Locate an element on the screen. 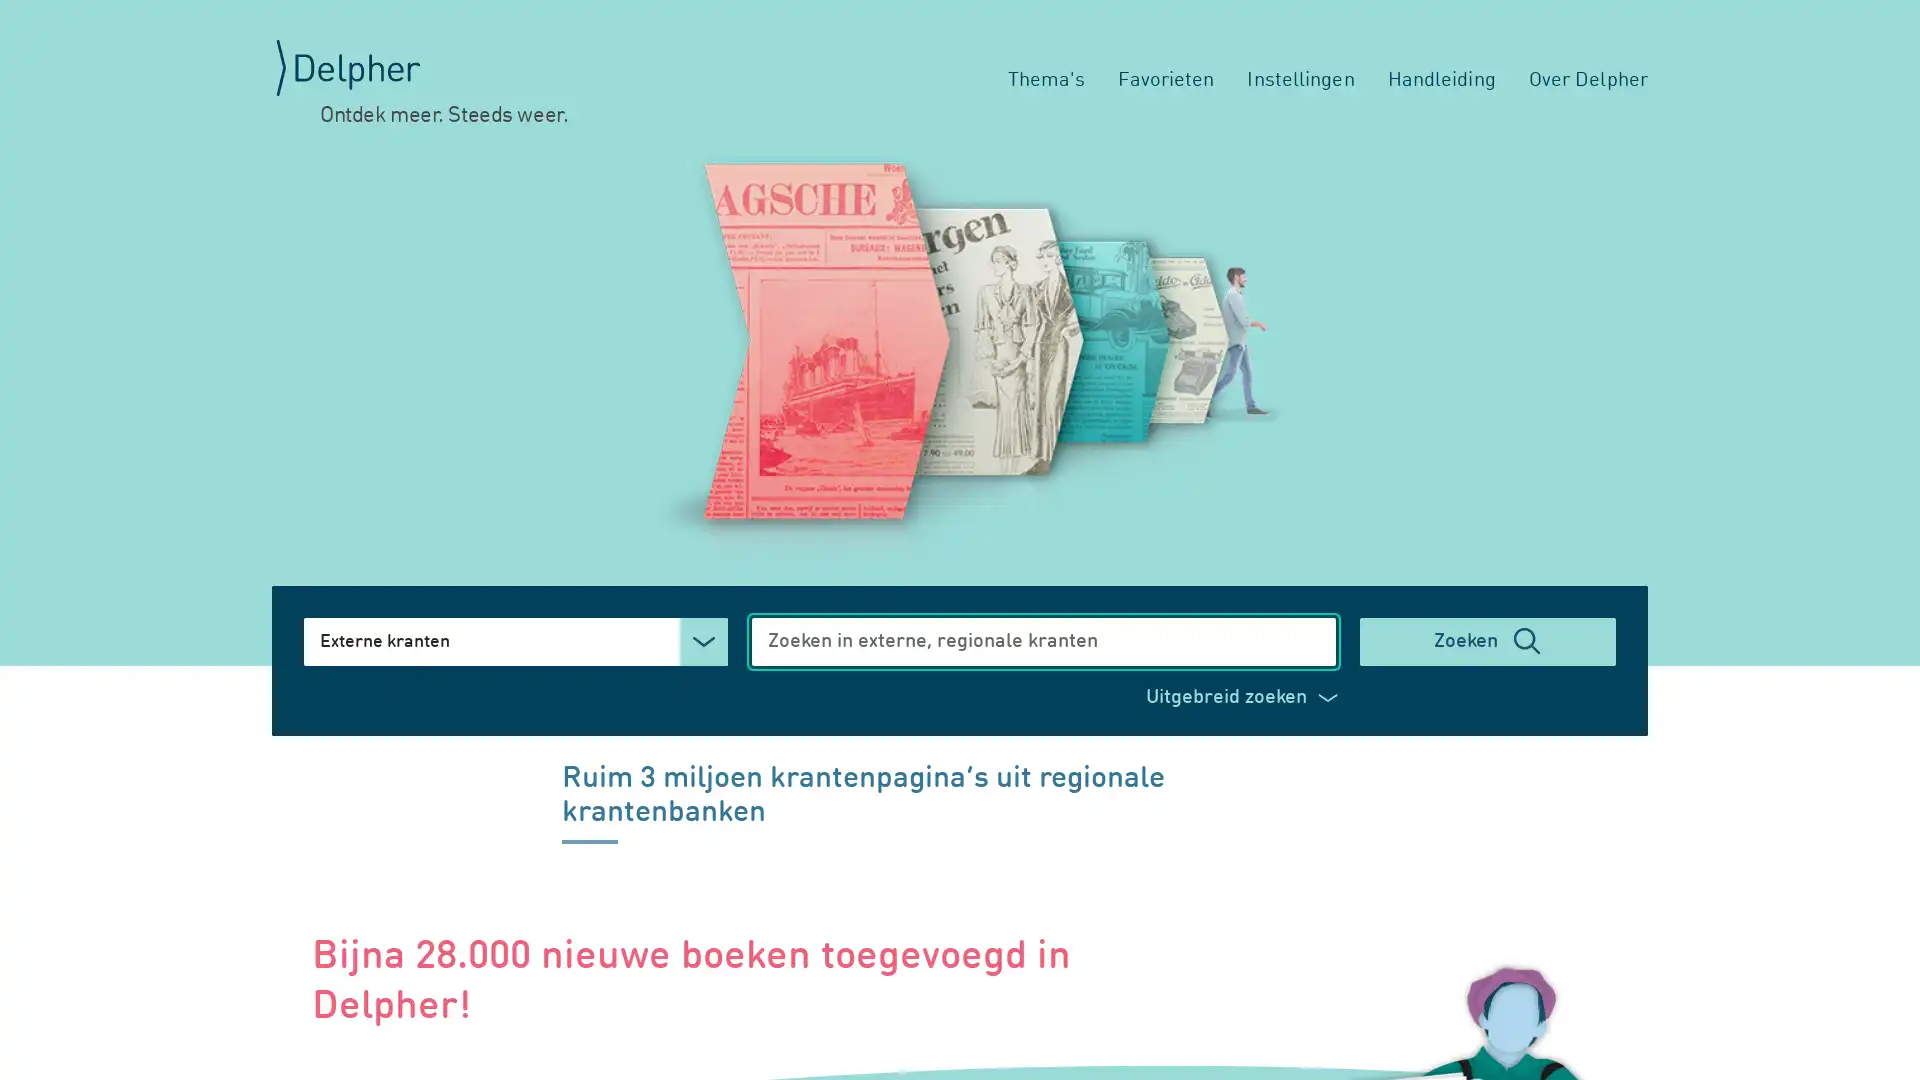 Image resolution: width=1920 pixels, height=1080 pixels. Uitgebreid zoeken is located at coordinates (1243, 697).